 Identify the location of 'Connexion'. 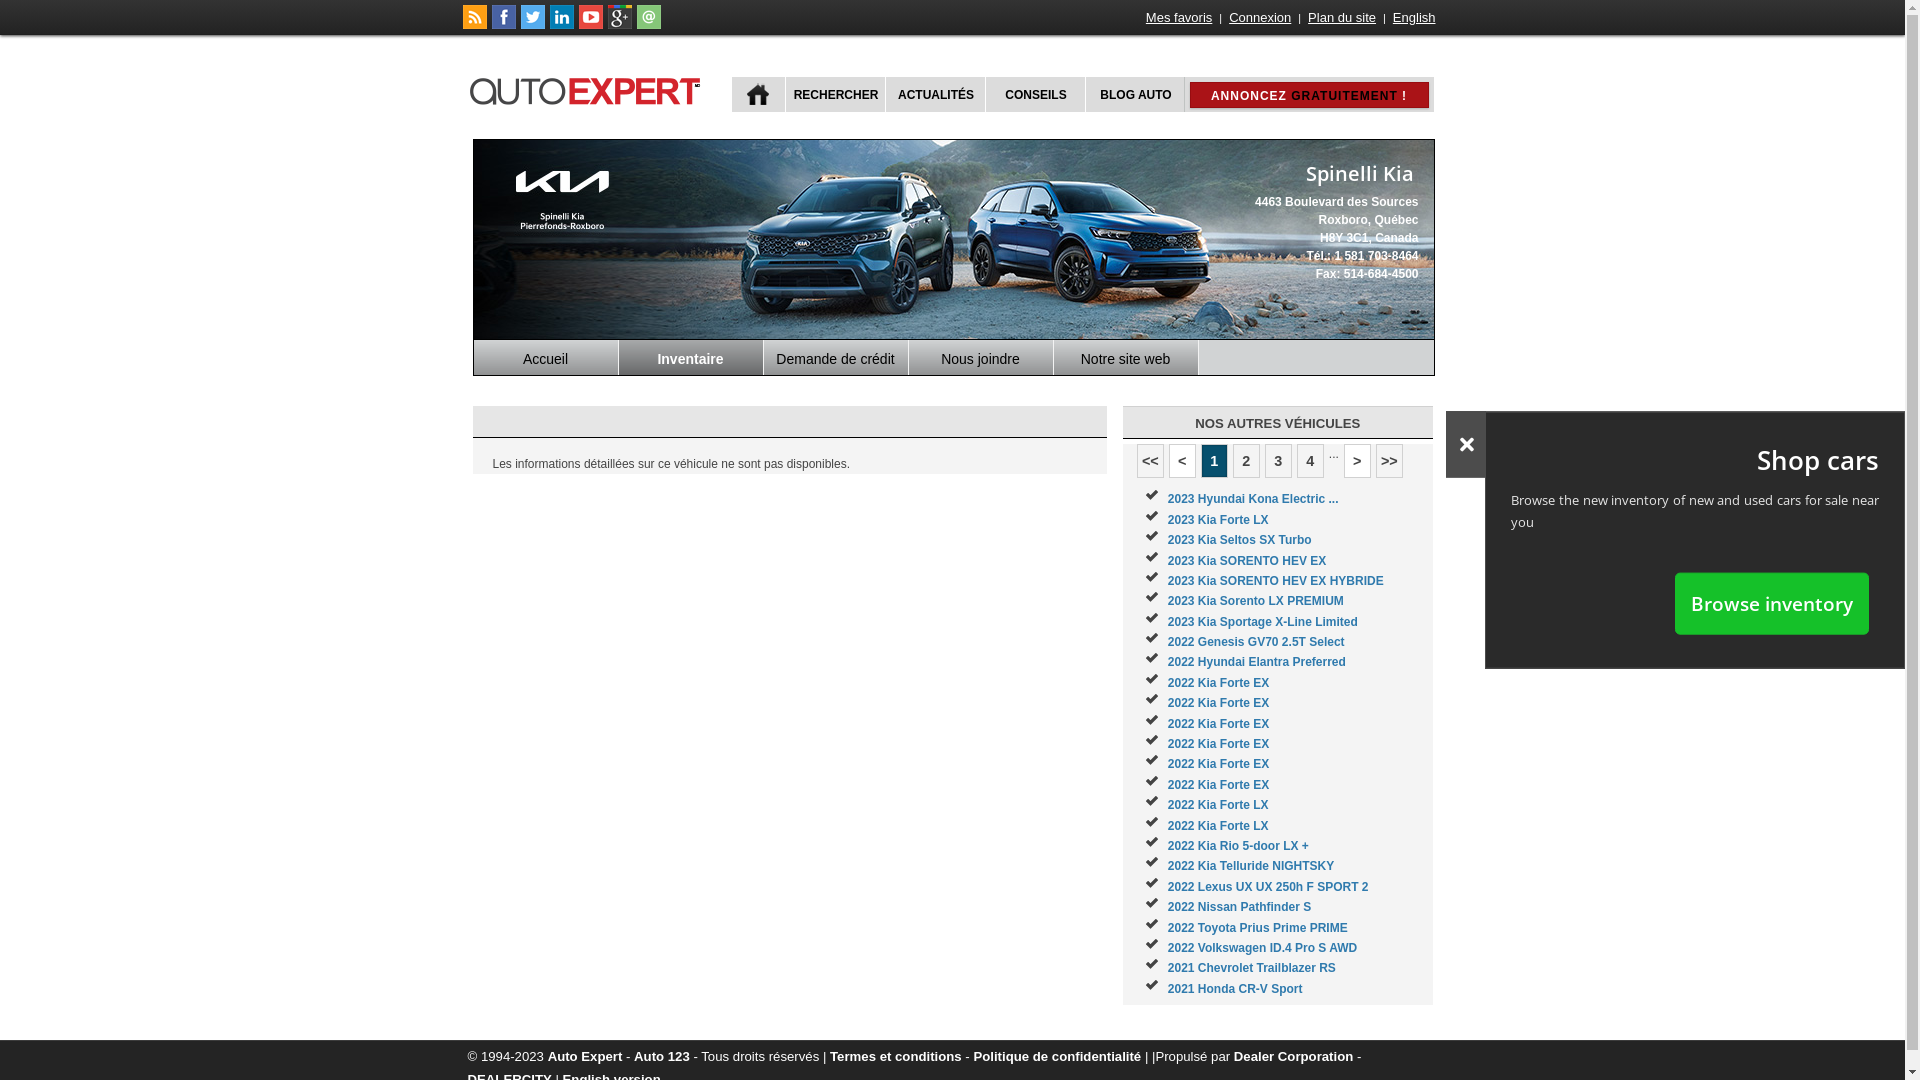
(1226, 17).